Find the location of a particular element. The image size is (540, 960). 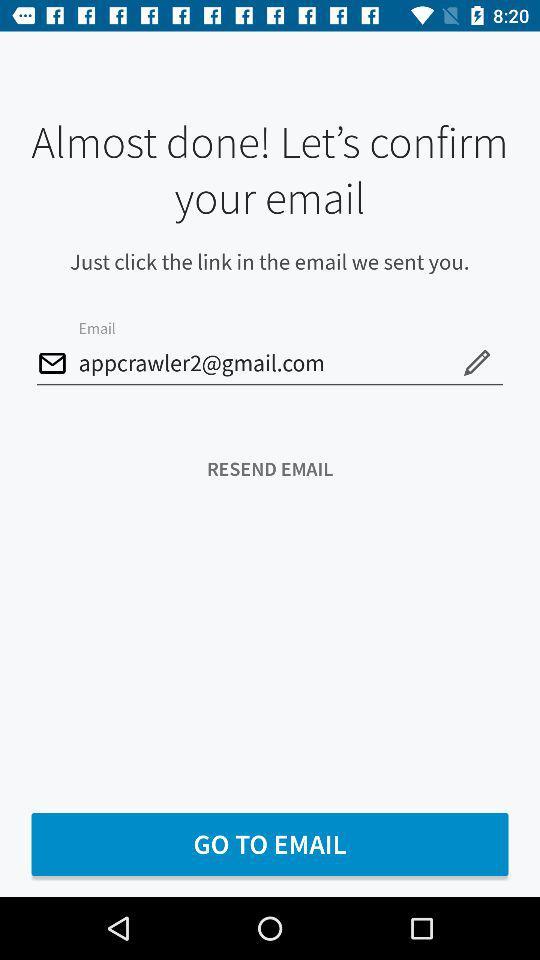

the edit icon is located at coordinates (475, 361).